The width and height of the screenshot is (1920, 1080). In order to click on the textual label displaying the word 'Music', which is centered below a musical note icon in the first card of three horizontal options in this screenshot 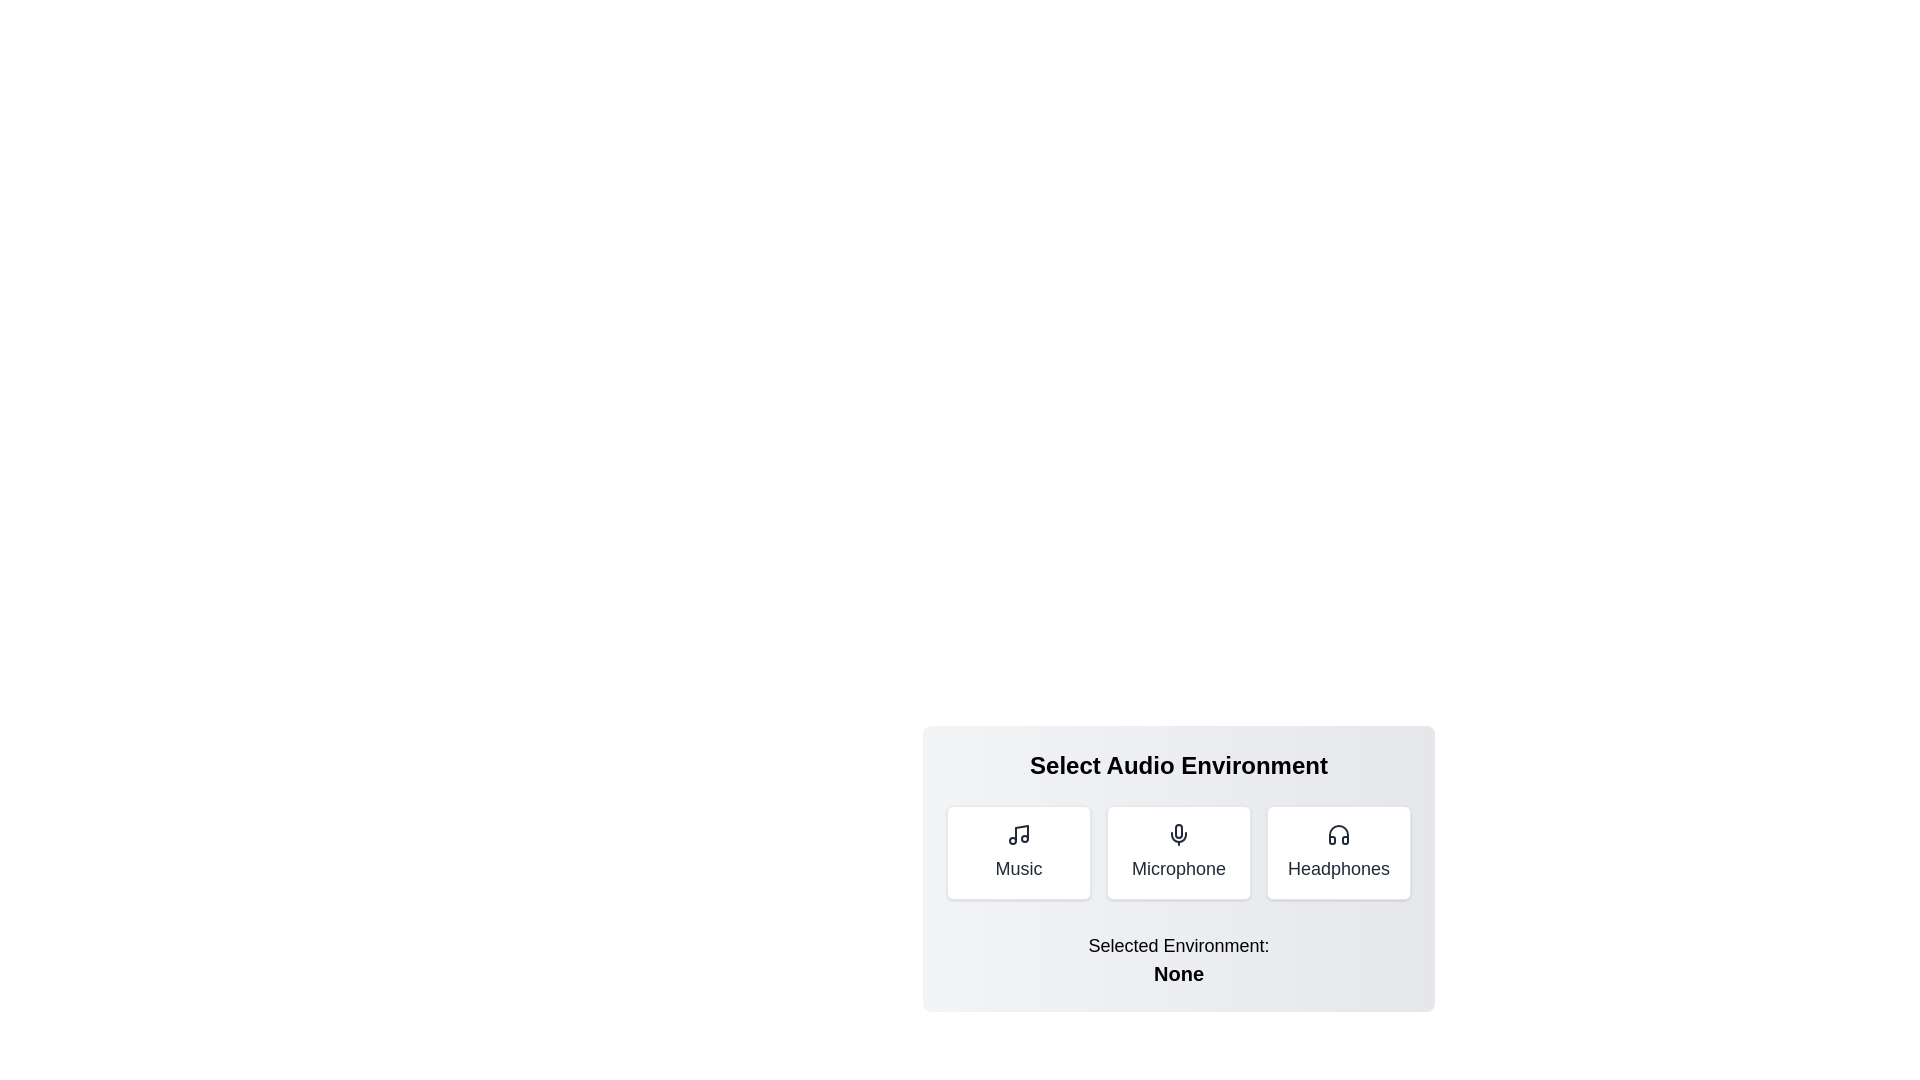, I will do `click(1018, 867)`.